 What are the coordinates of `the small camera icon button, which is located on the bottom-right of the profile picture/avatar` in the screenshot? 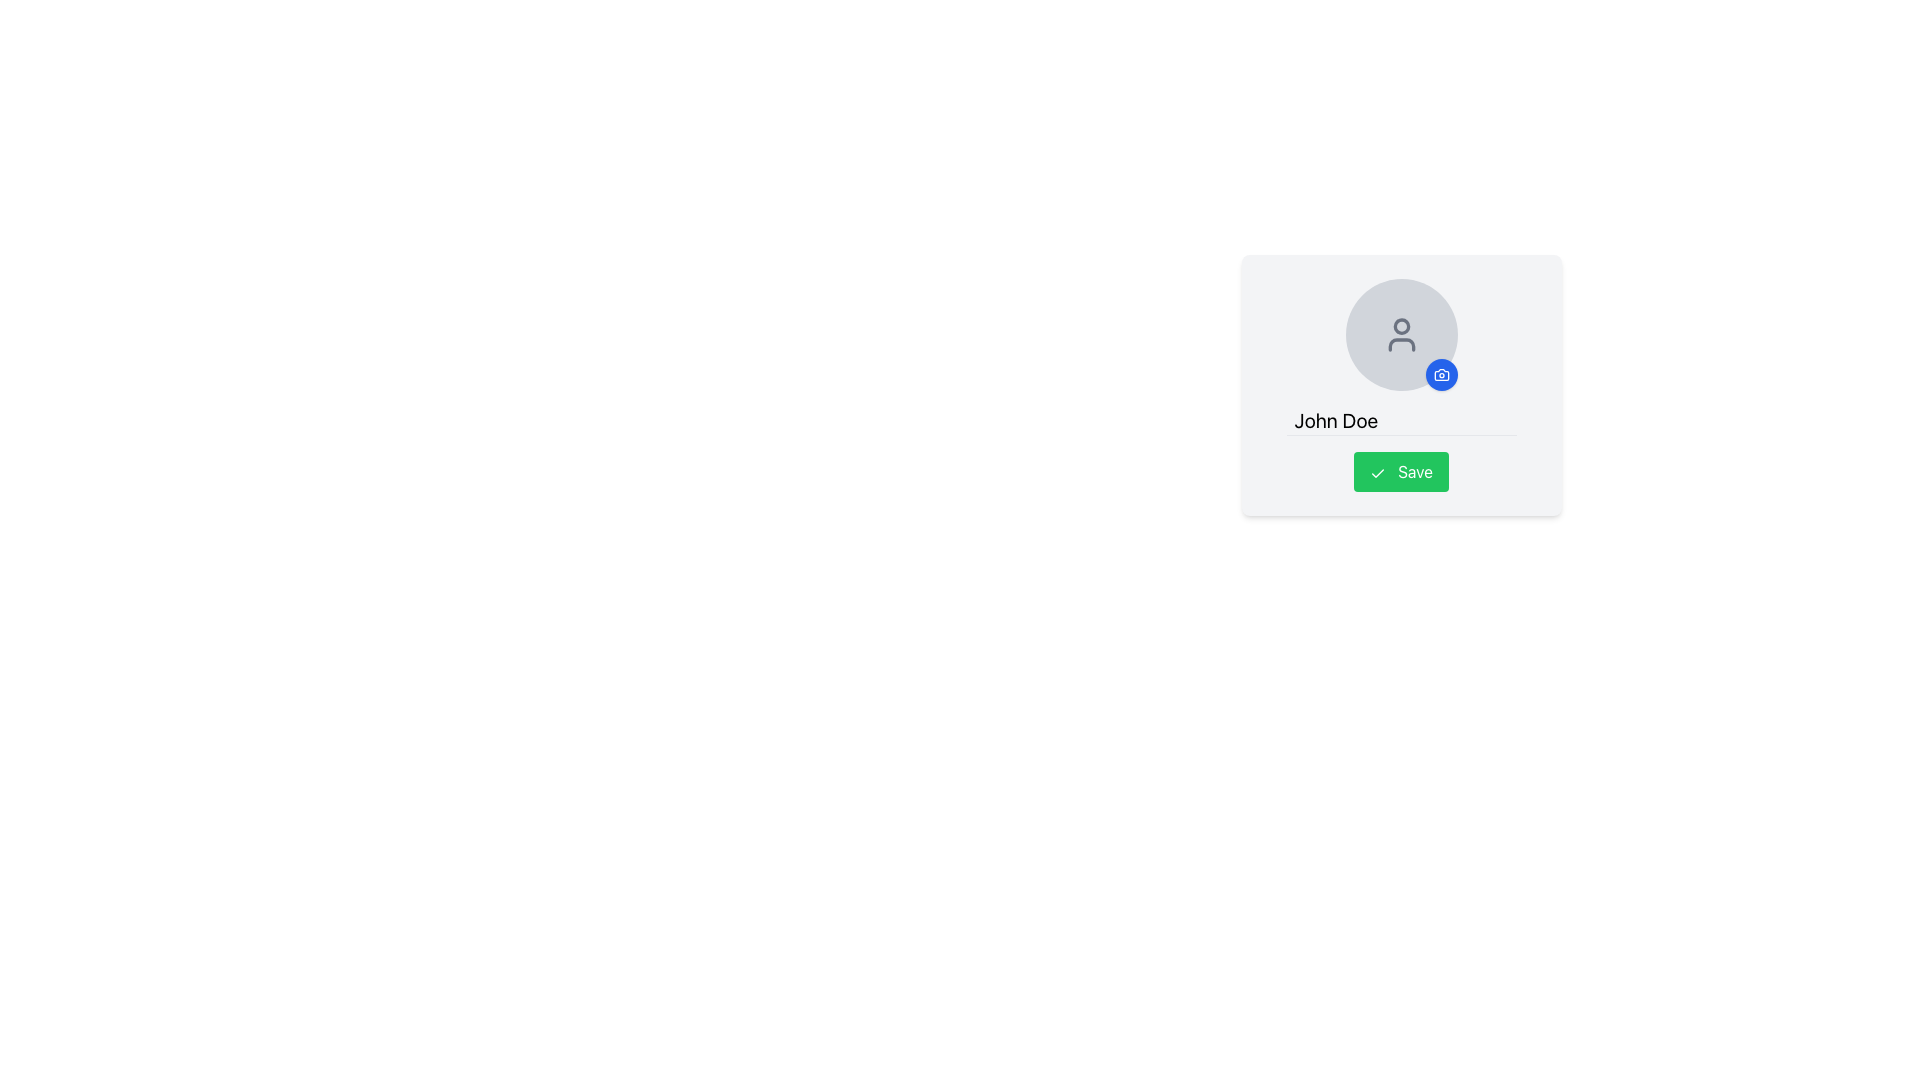 It's located at (1441, 374).